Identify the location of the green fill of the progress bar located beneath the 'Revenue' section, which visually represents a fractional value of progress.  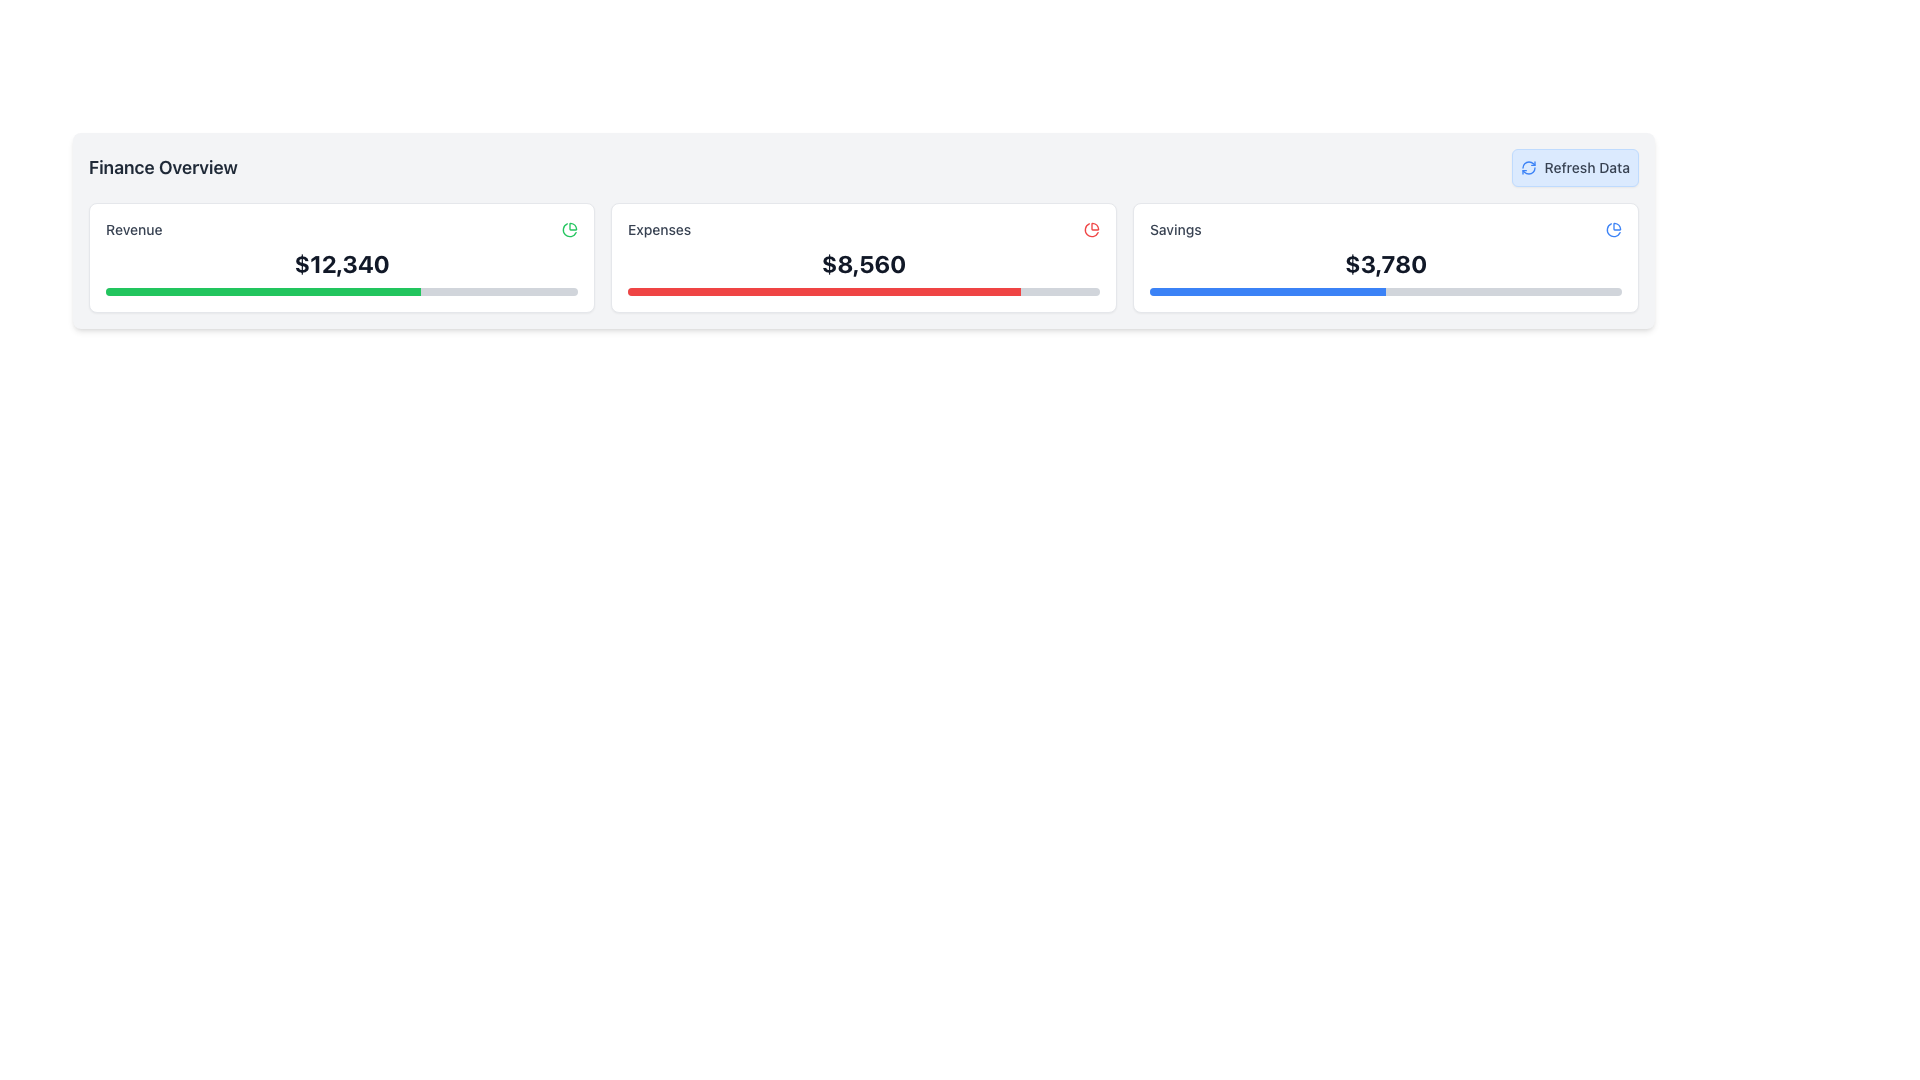
(262, 292).